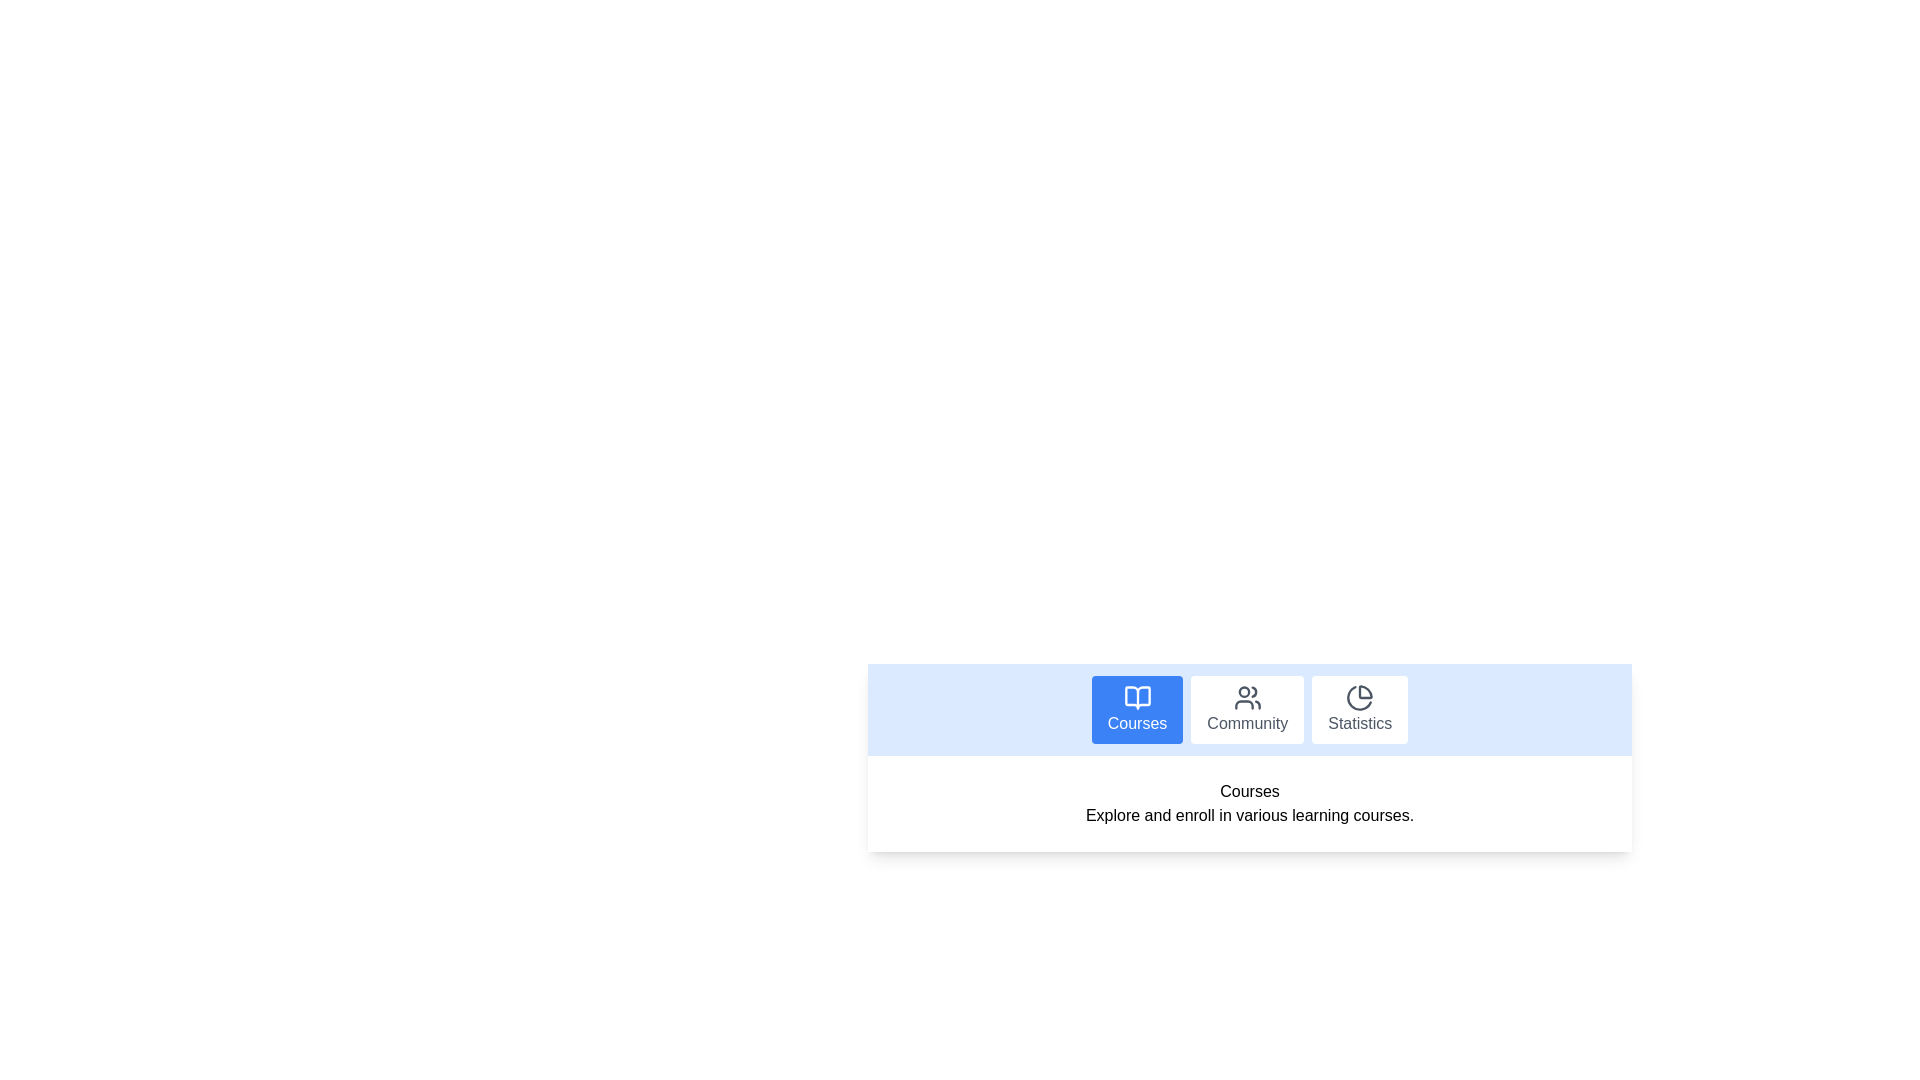  What do you see at coordinates (1246, 708) in the screenshot?
I see `the Community tab` at bounding box center [1246, 708].